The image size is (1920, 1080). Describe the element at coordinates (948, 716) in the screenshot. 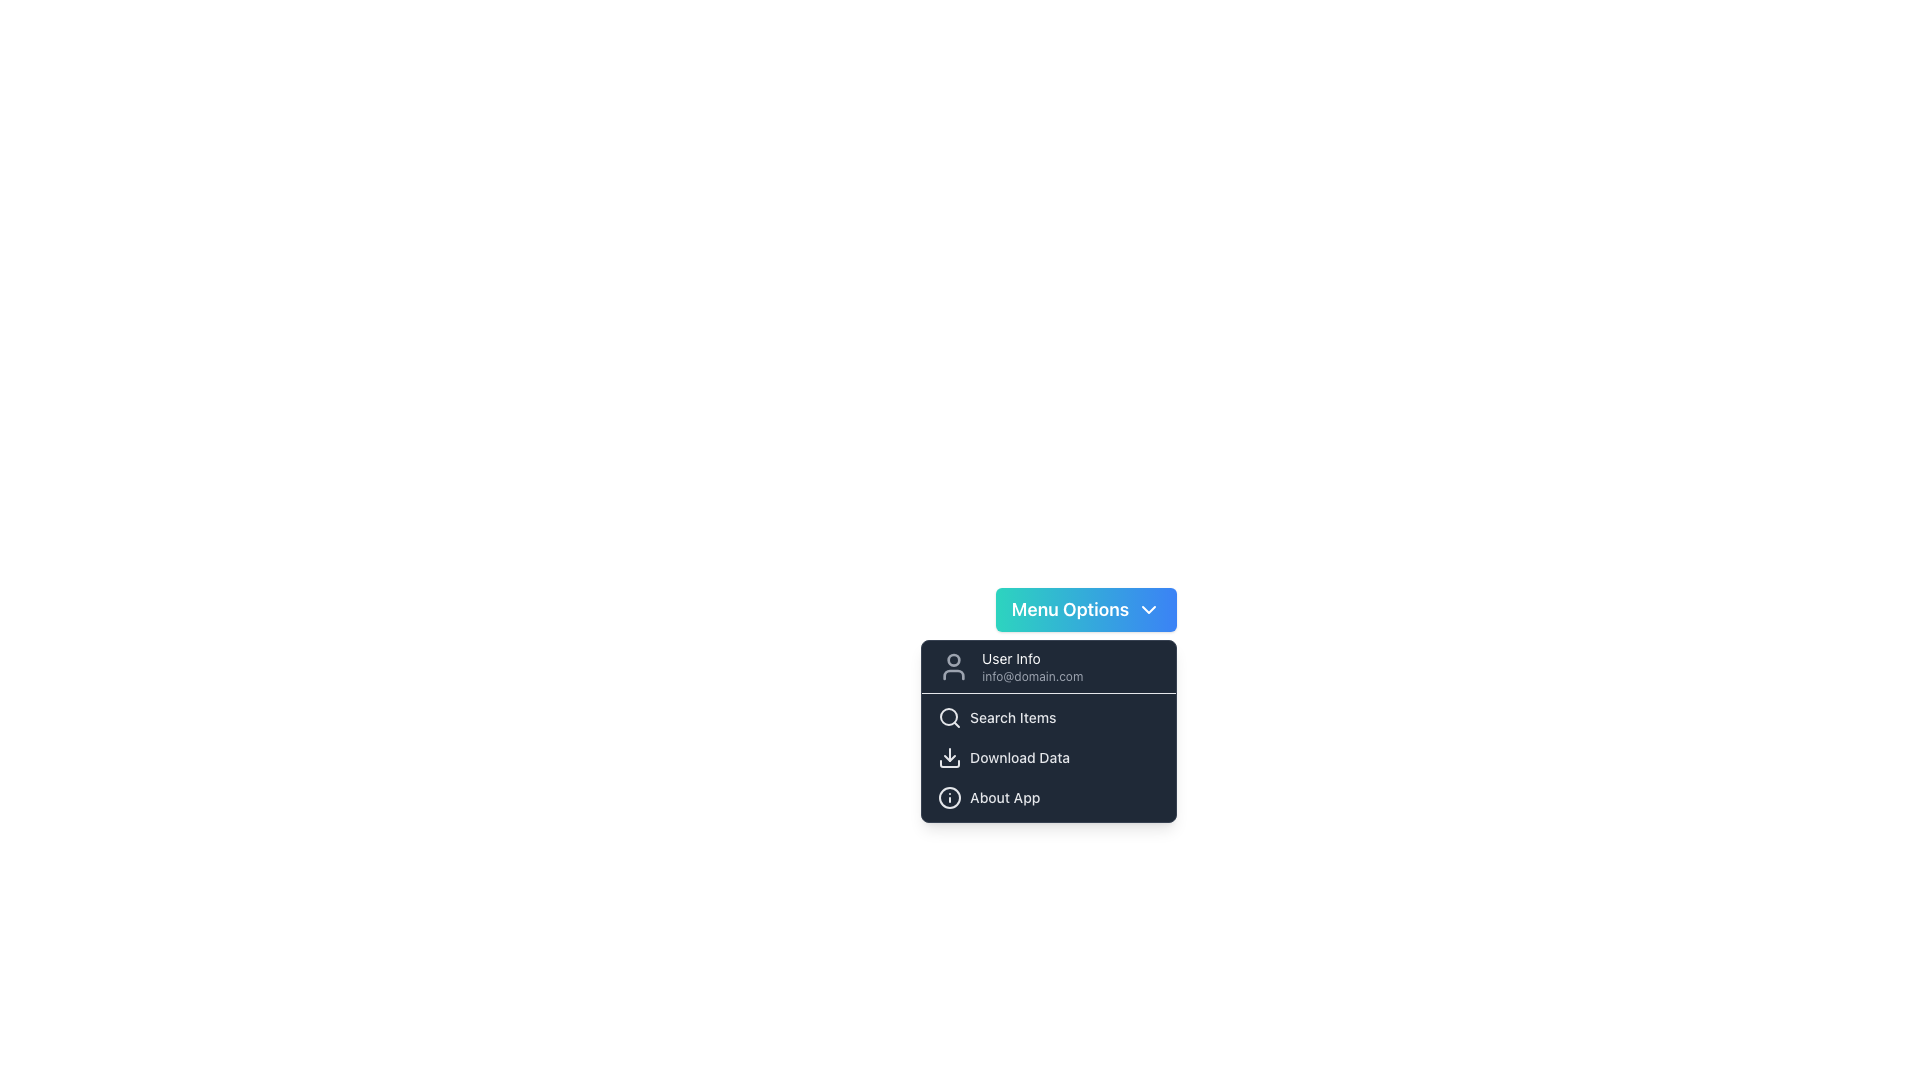

I see `the circular icon for the 'Search Items' option to interact with the associated menu item` at that location.